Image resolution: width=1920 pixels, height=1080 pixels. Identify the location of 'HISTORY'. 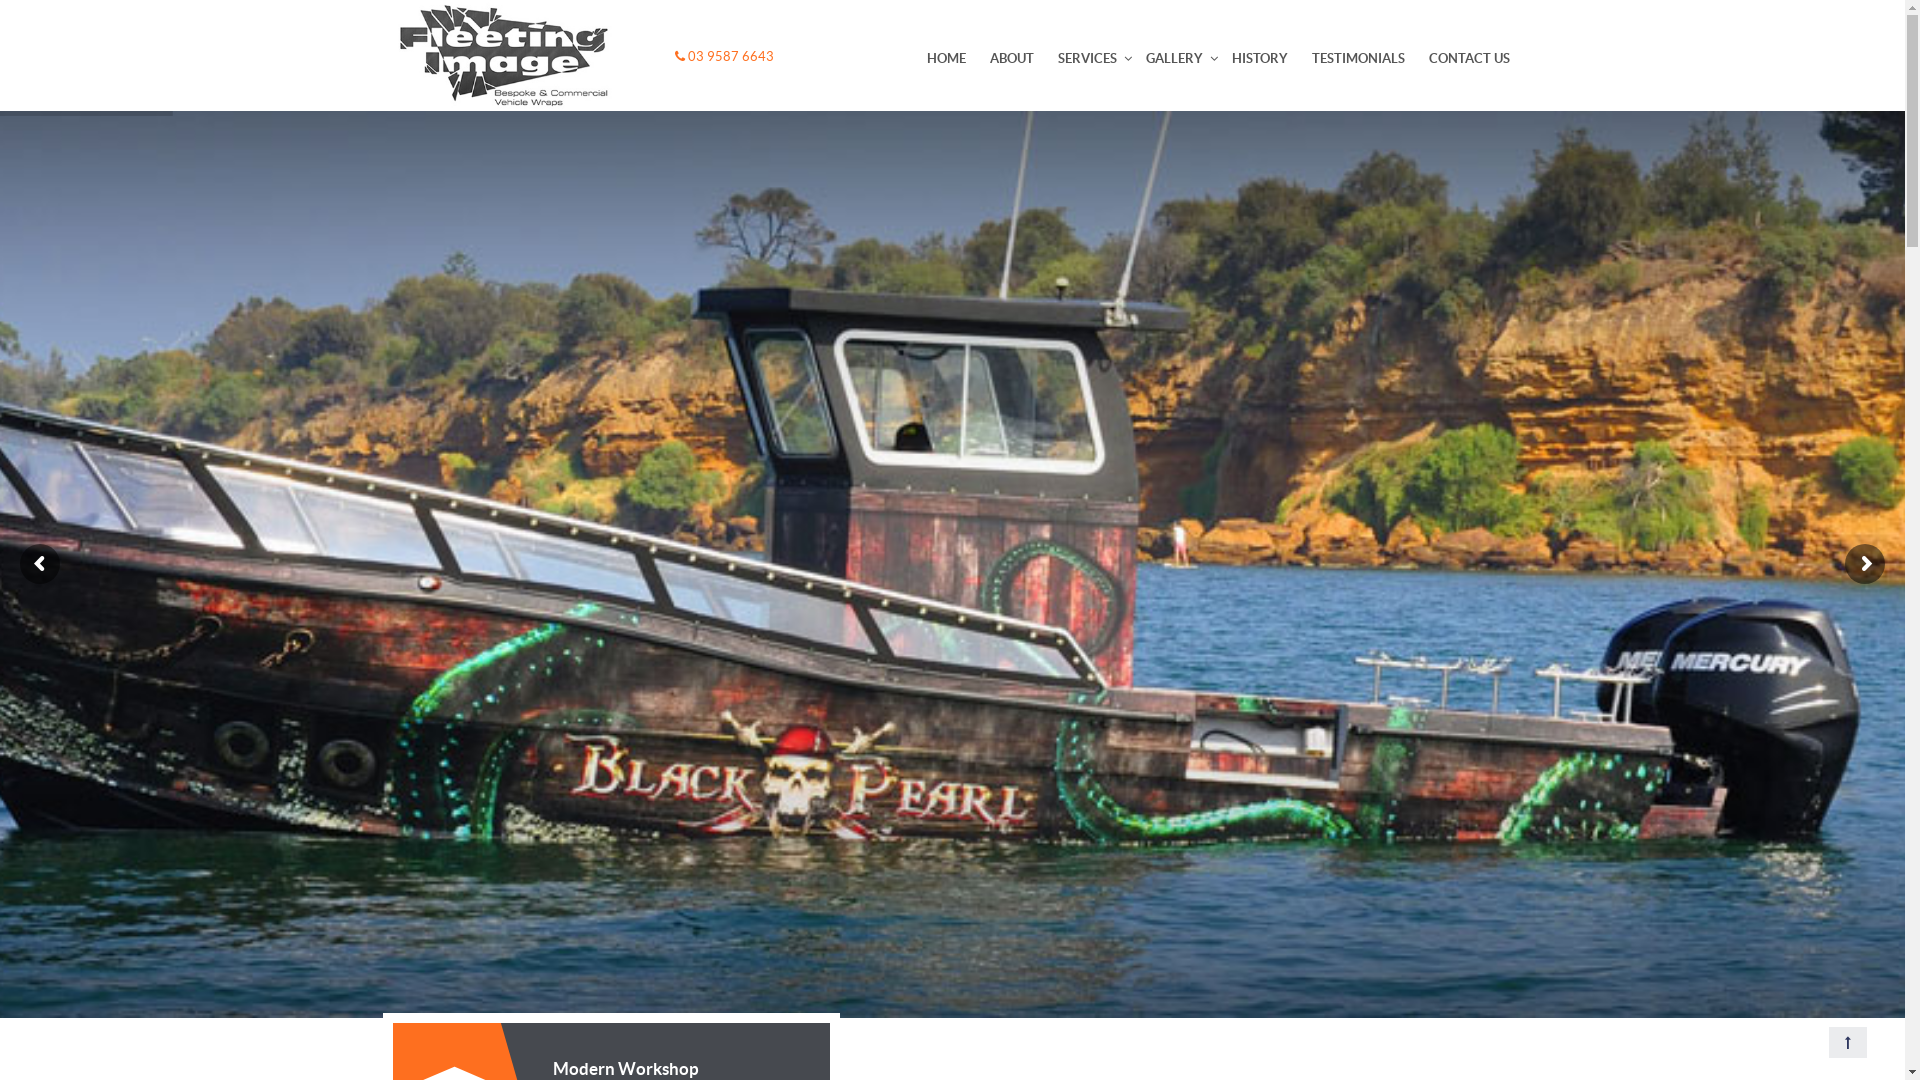
(1218, 57).